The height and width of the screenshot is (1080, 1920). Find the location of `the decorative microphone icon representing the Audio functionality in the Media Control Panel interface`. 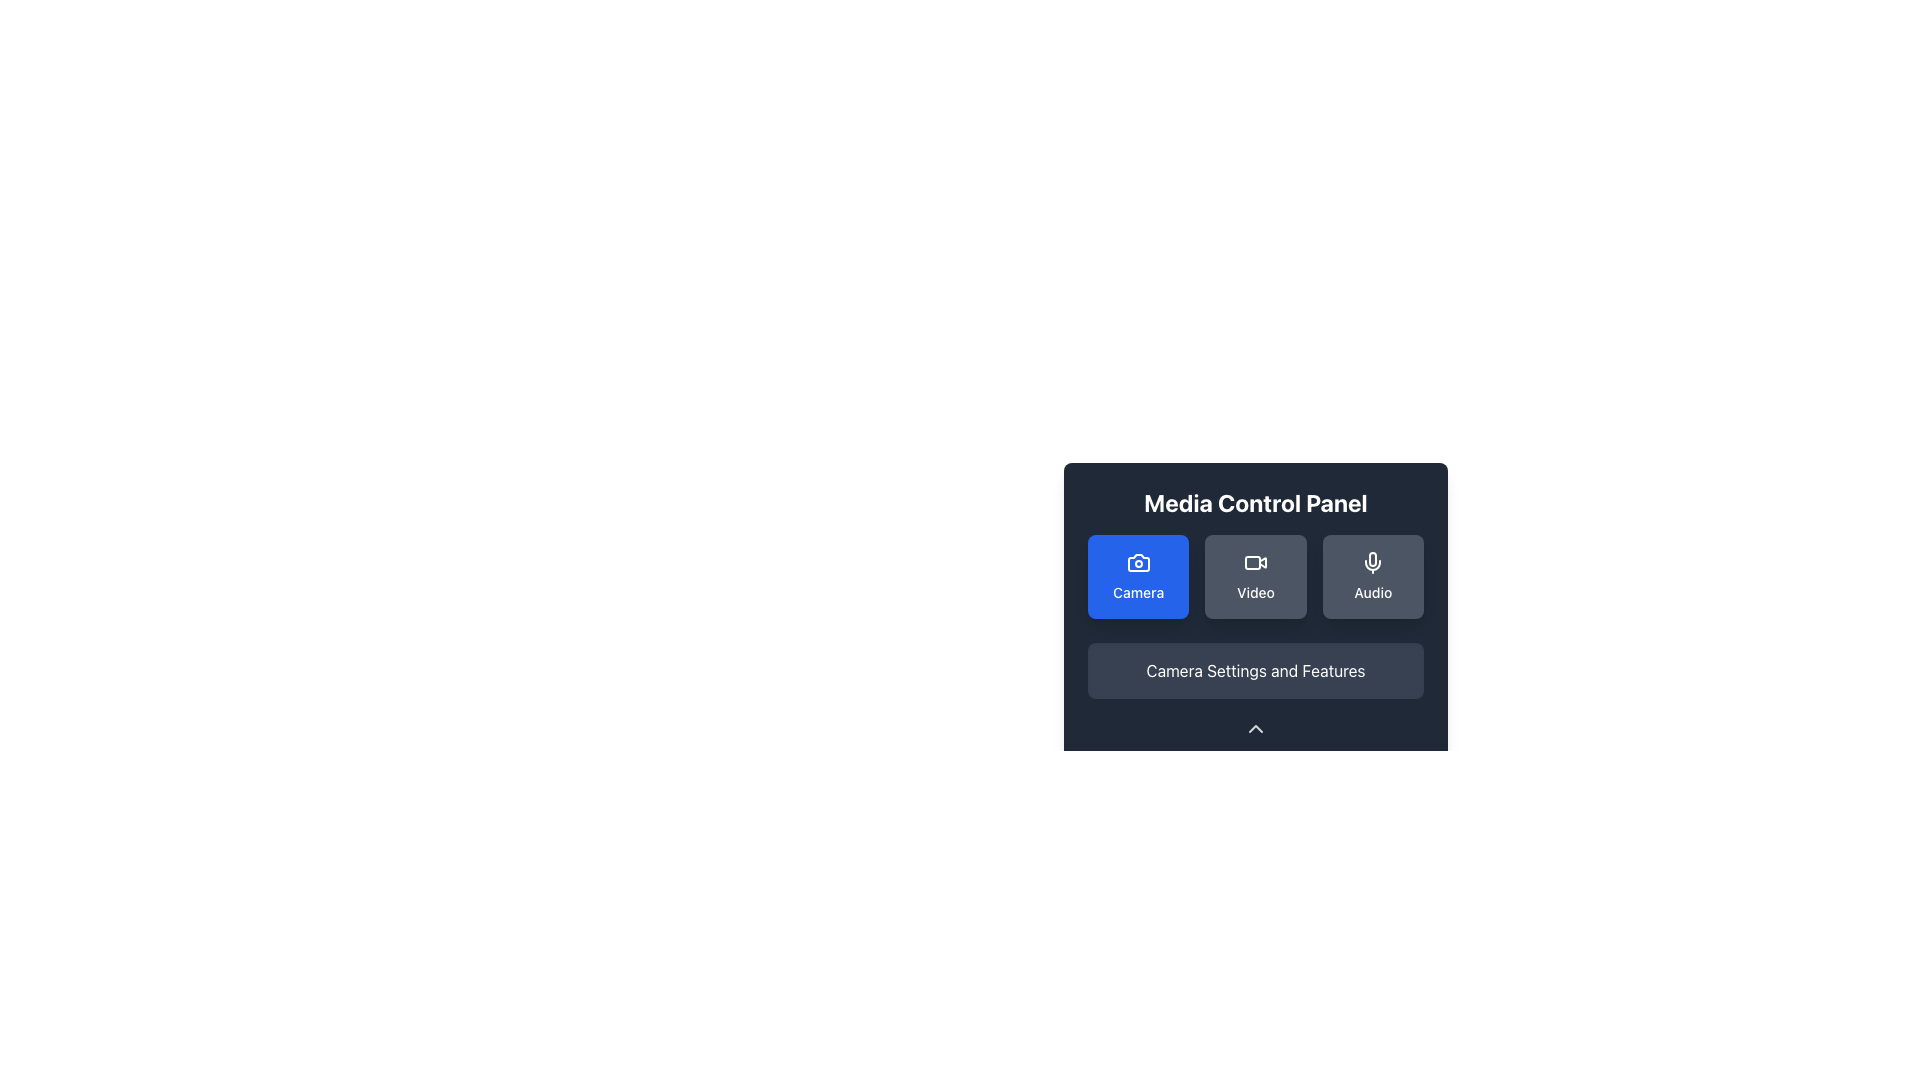

the decorative microphone icon representing the Audio functionality in the Media Control Panel interface is located at coordinates (1372, 559).